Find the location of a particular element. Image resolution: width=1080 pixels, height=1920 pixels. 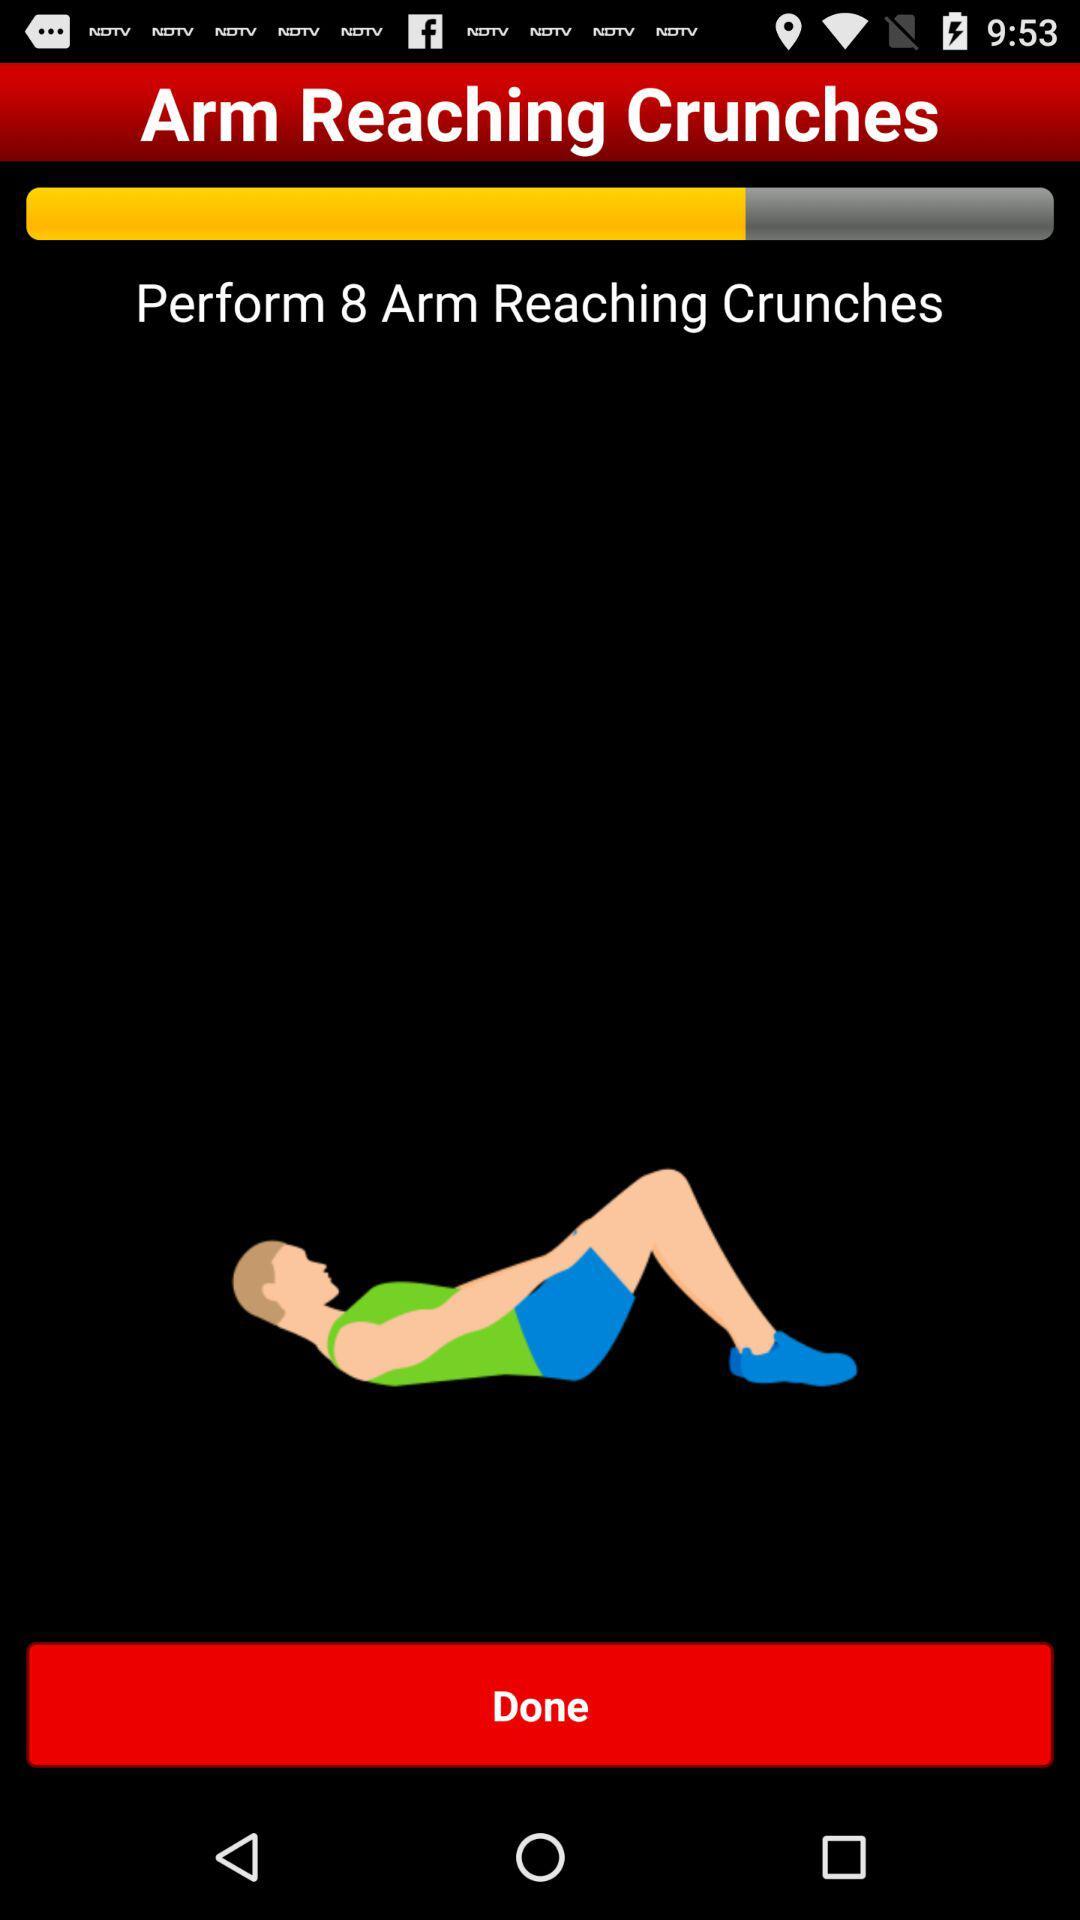

done item is located at coordinates (540, 1703).